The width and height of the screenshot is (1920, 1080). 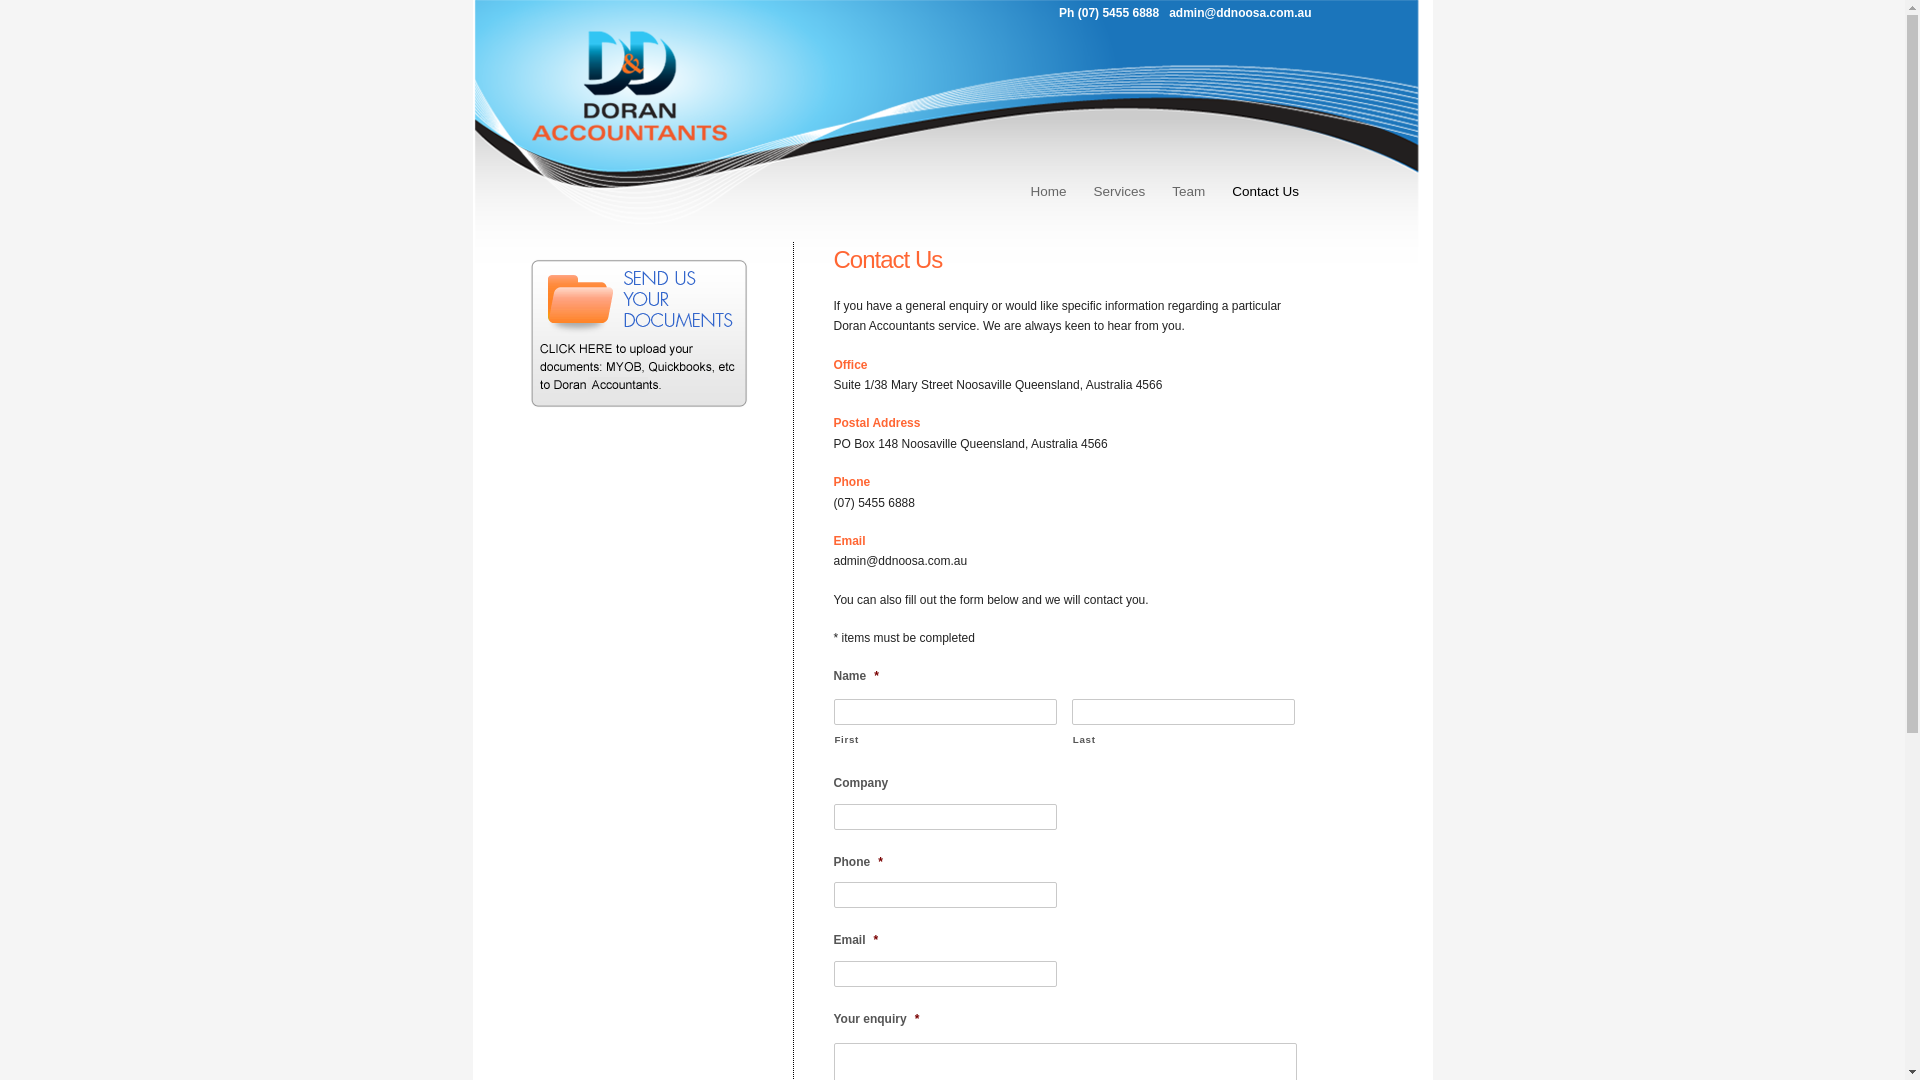 I want to click on 'Contact Us', so click(x=1218, y=191).